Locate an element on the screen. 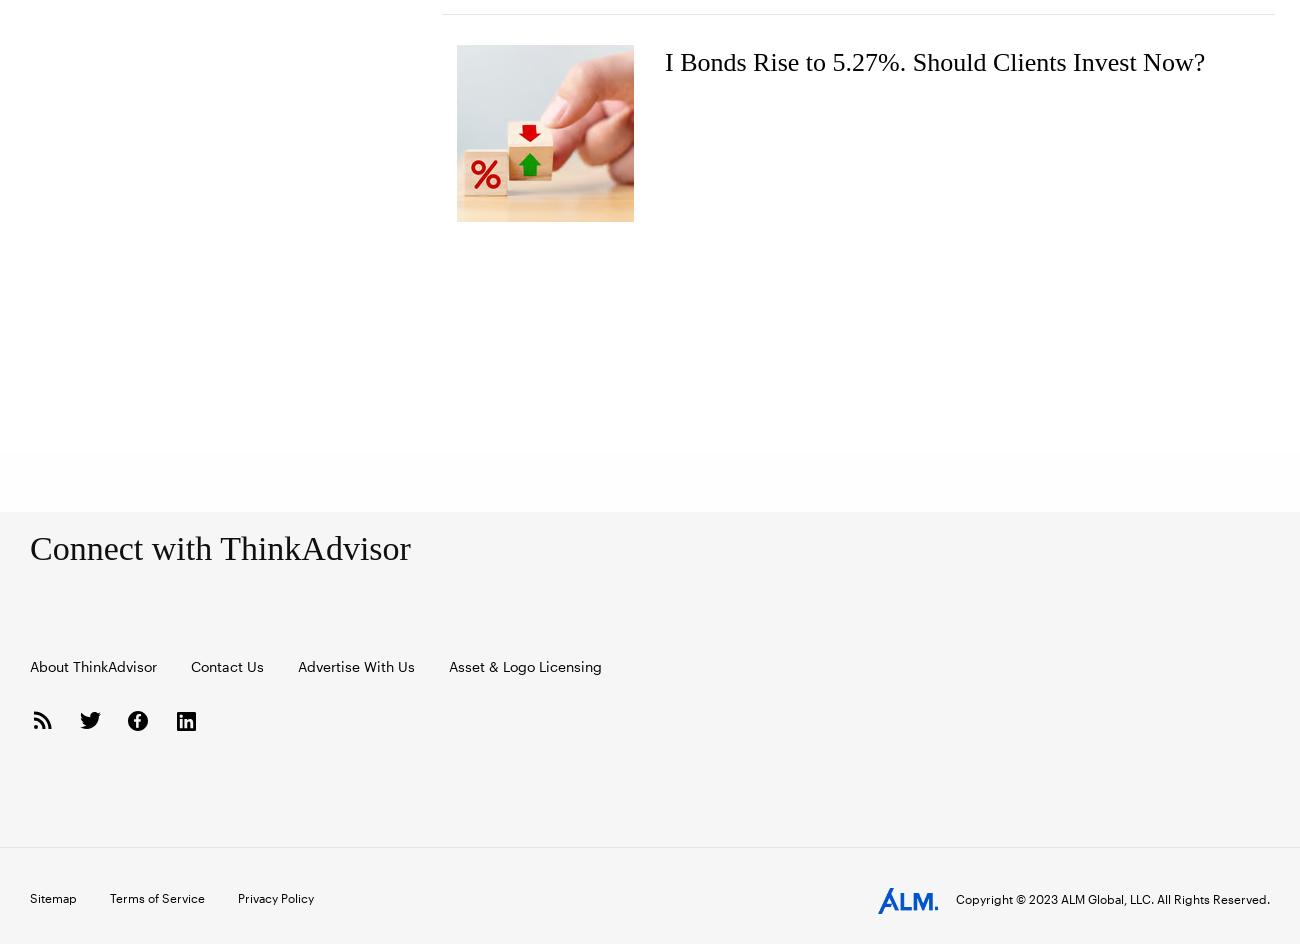 The image size is (1300, 944). 'Terms of Service' is located at coordinates (156, 895).